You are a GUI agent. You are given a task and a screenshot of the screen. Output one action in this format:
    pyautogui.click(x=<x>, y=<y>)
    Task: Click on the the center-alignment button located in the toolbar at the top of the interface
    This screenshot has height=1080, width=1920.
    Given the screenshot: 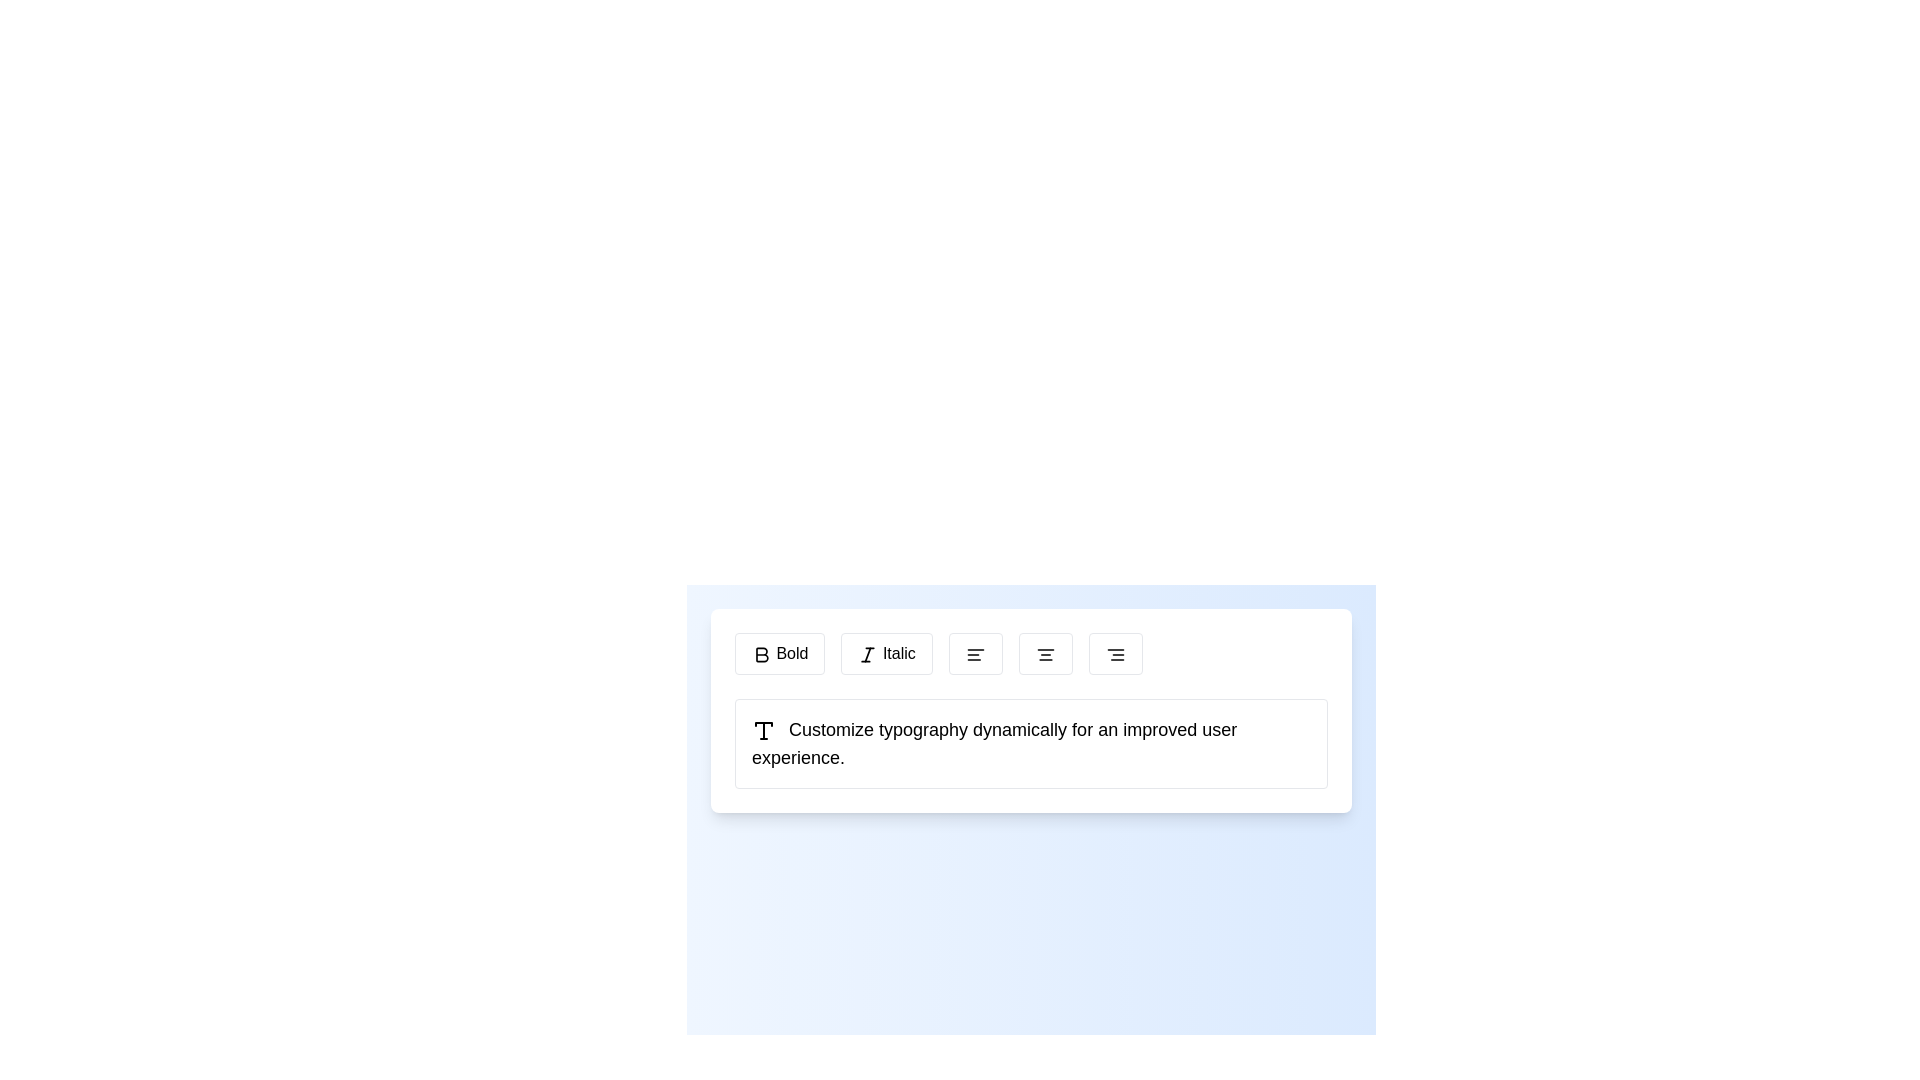 What is the action you would take?
    pyautogui.click(x=1044, y=654)
    